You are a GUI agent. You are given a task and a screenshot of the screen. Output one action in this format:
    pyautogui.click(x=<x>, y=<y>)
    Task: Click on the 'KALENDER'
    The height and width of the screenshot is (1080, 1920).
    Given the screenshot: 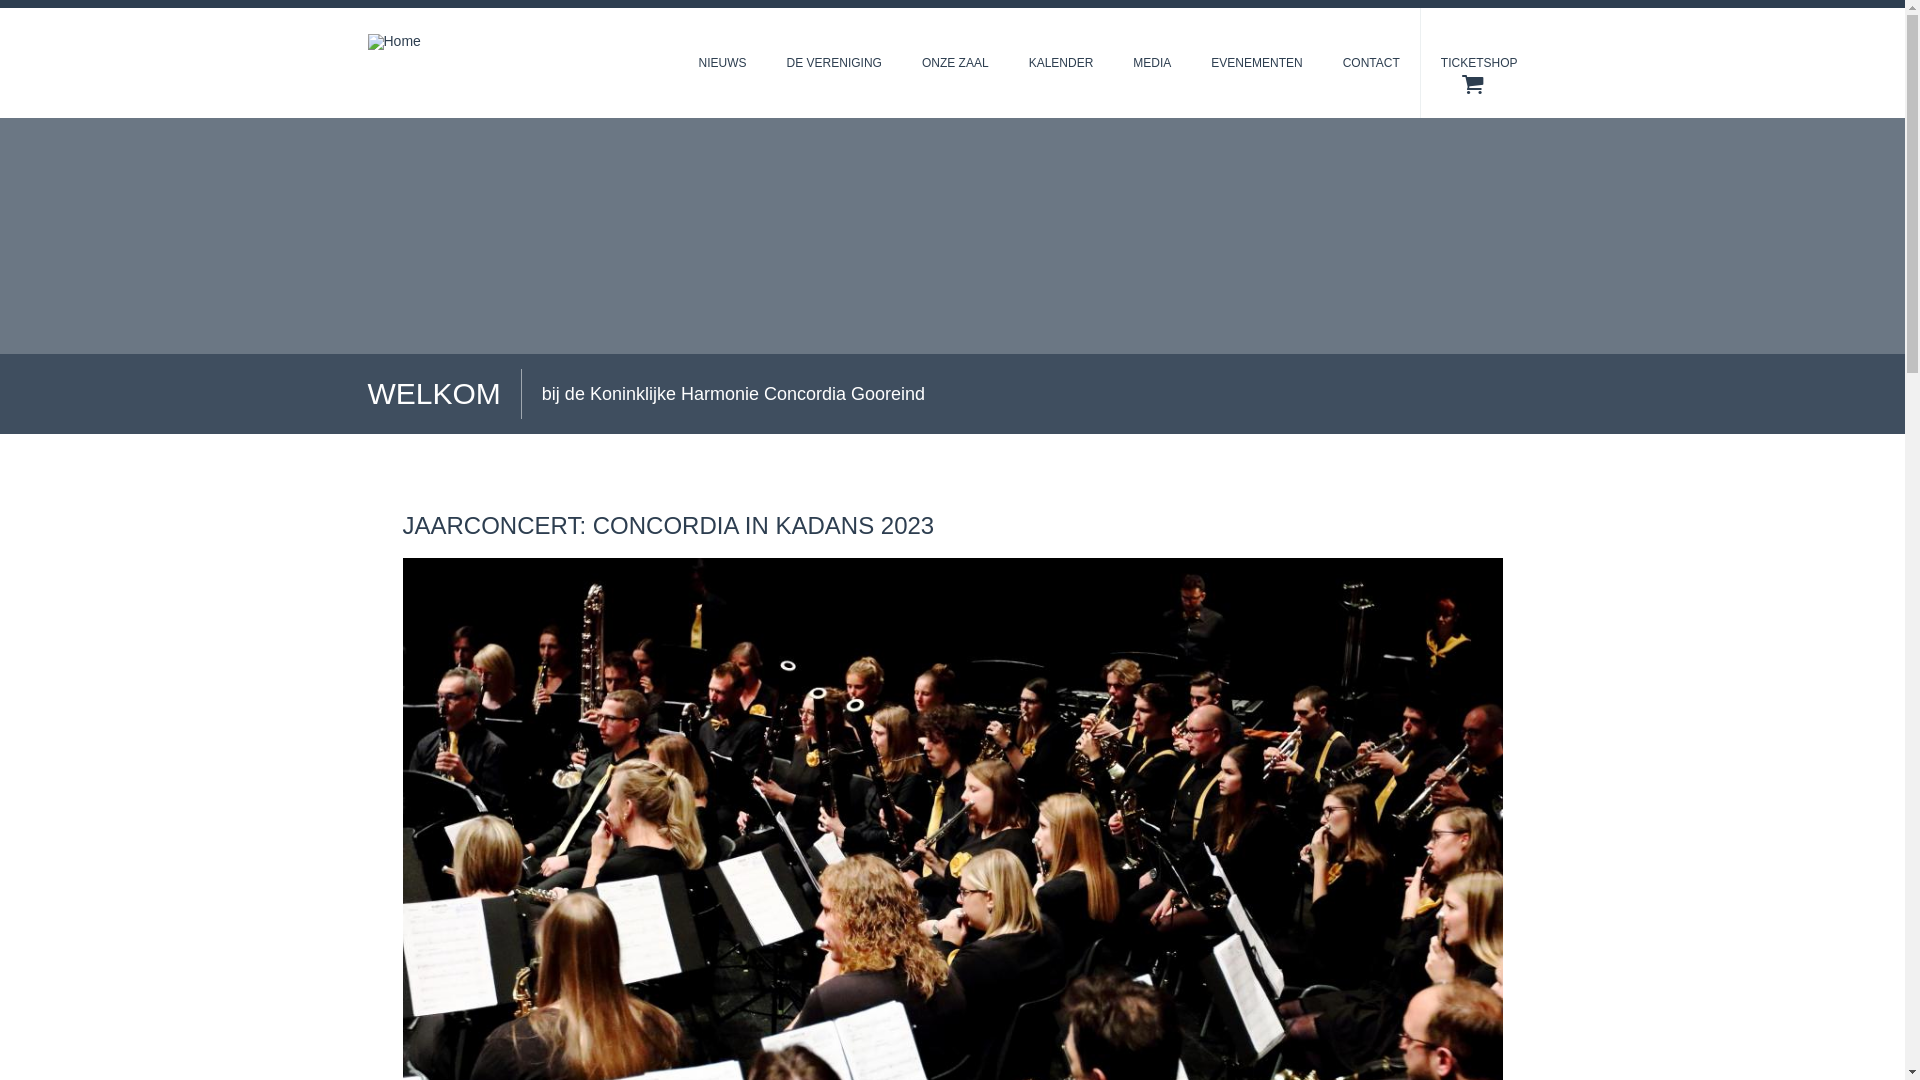 What is the action you would take?
    pyautogui.click(x=1060, y=61)
    